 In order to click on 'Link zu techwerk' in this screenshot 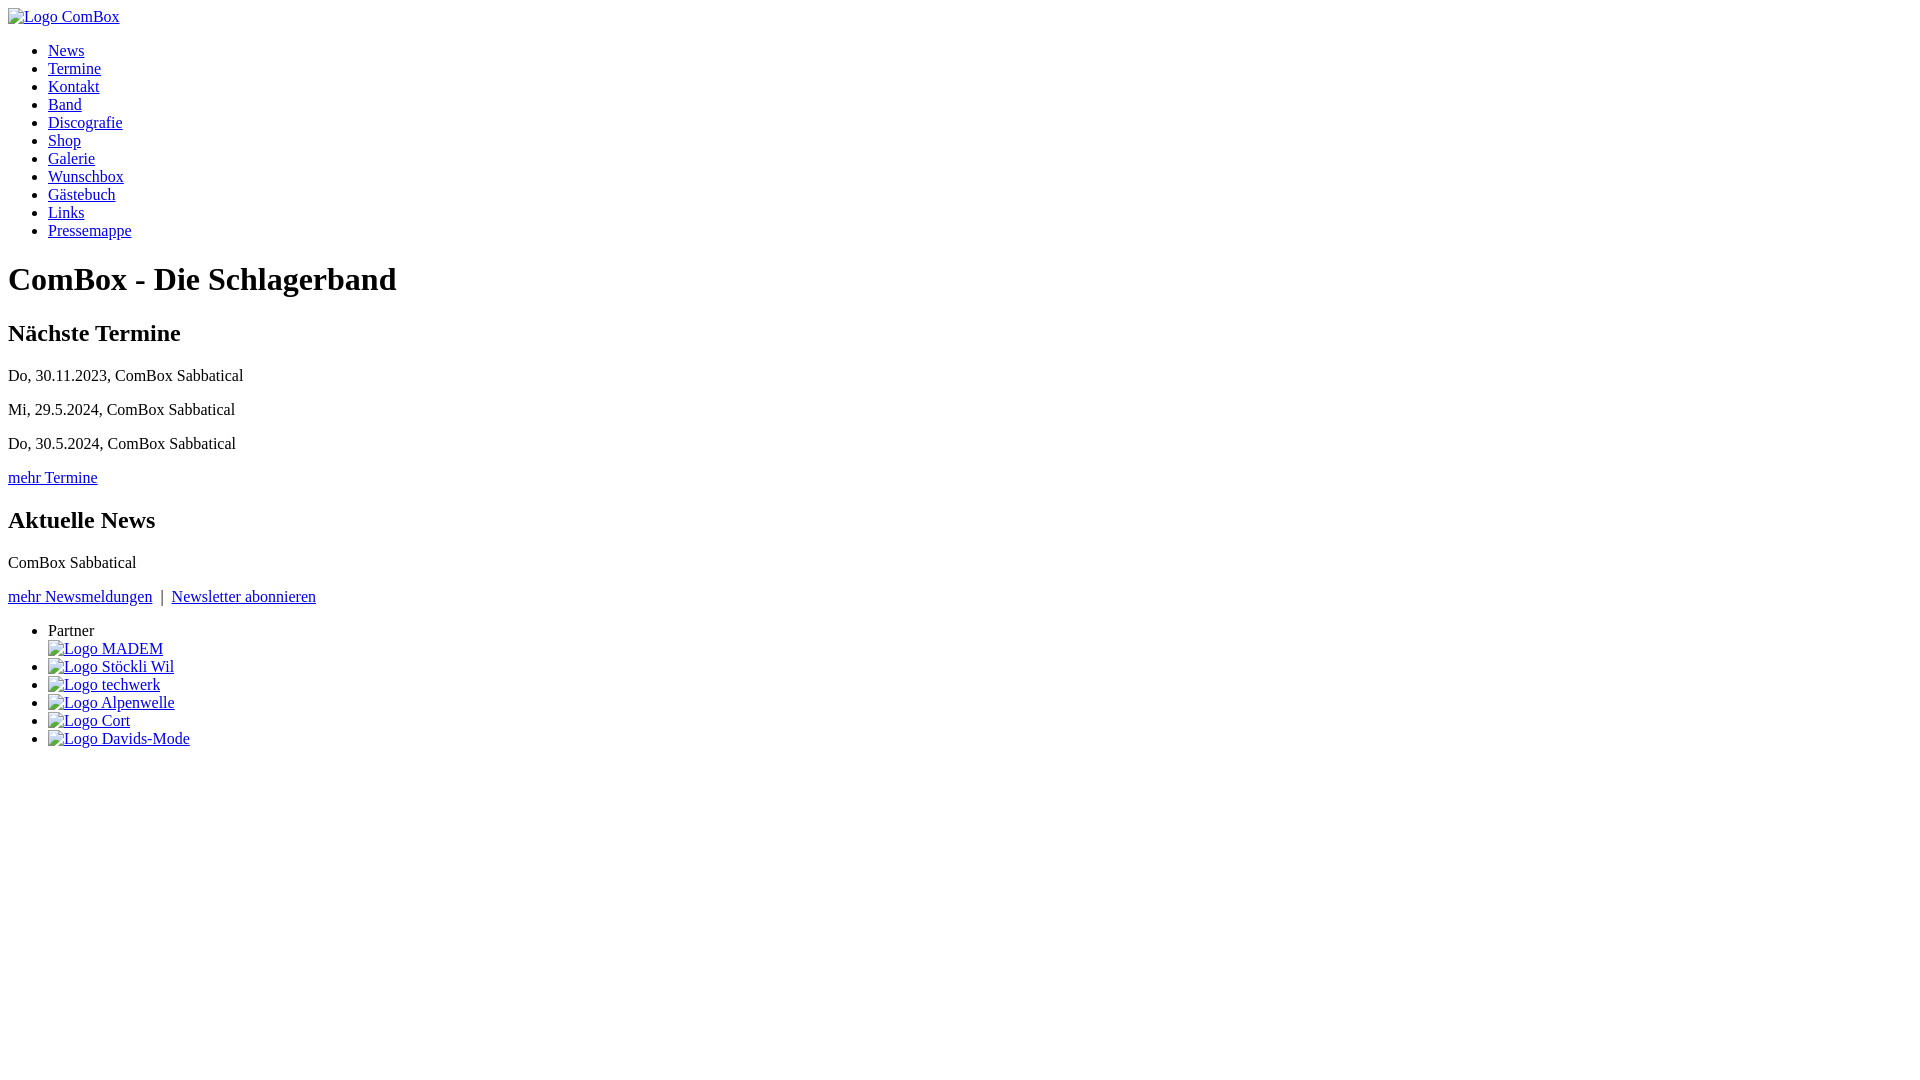, I will do `click(103, 683)`.